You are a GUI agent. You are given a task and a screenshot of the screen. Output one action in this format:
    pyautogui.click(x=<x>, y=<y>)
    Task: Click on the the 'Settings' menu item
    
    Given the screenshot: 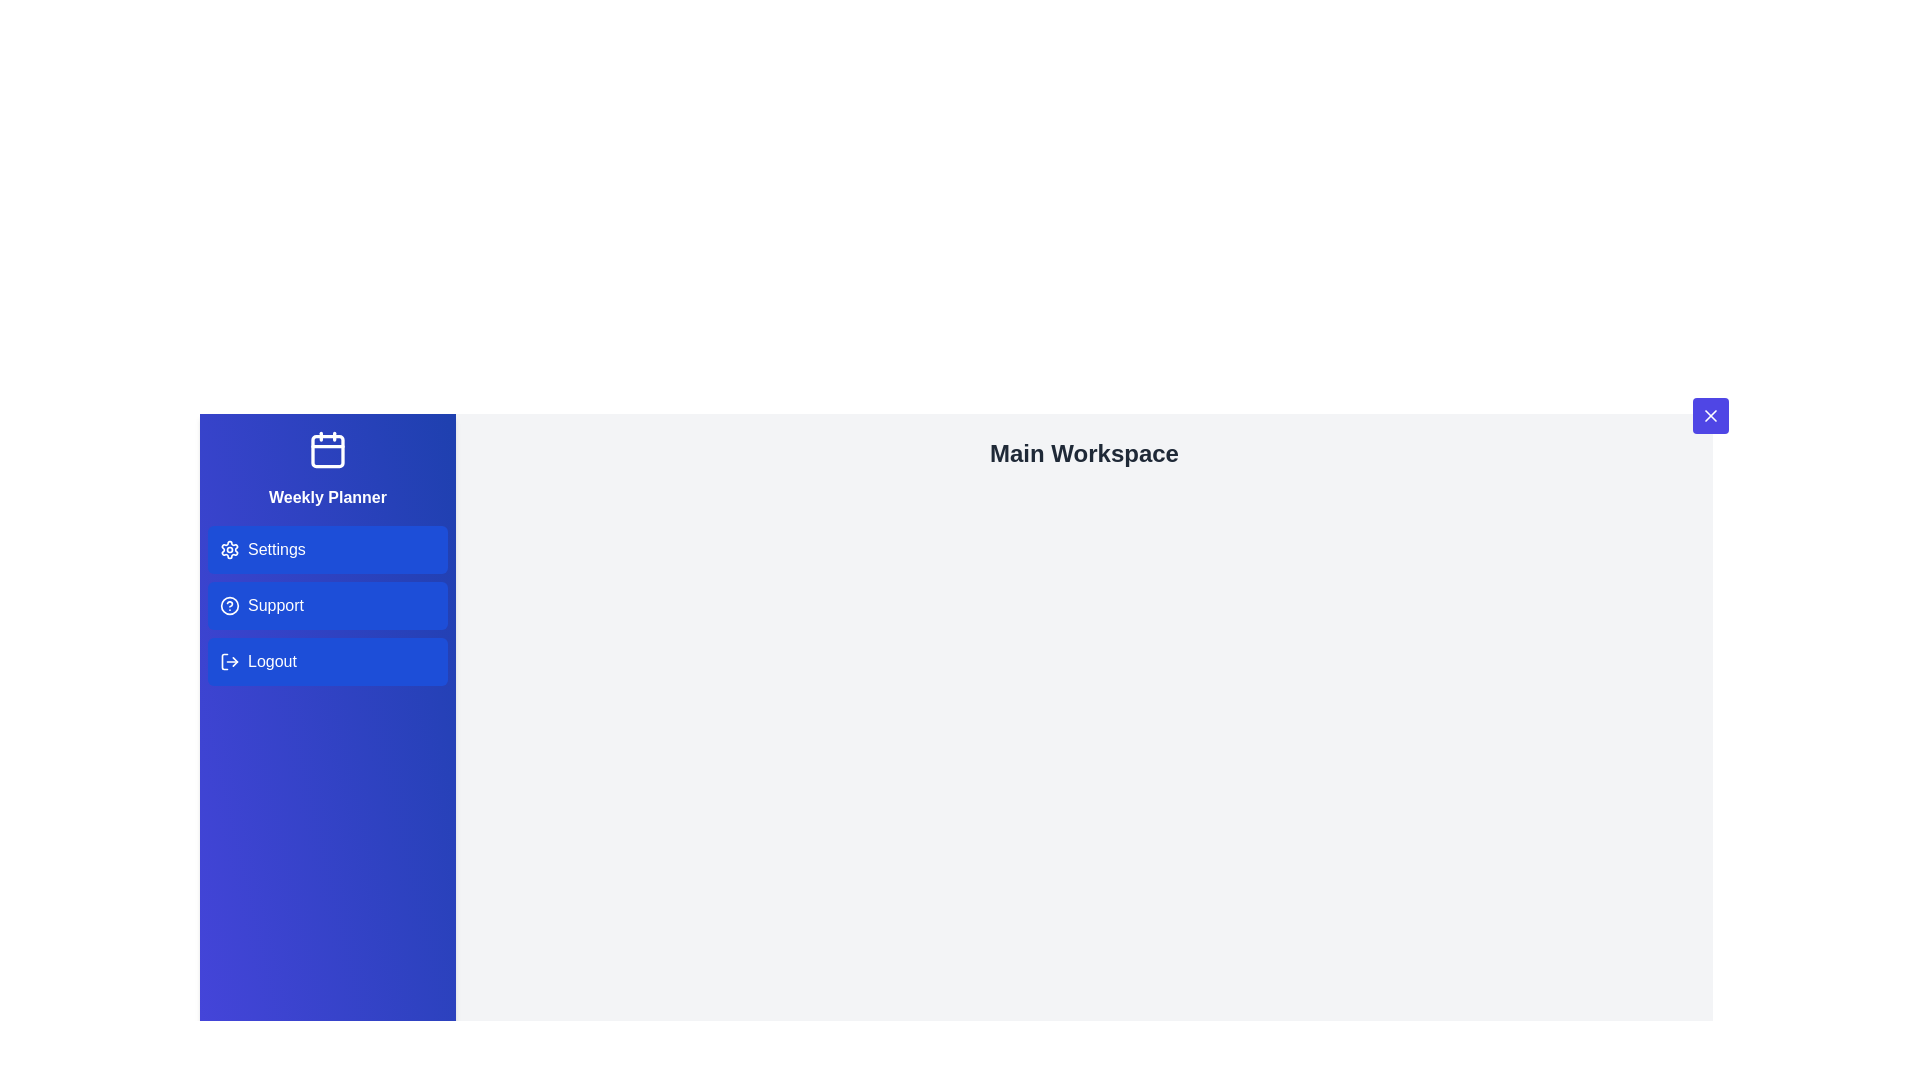 What is the action you would take?
    pyautogui.click(x=327, y=550)
    